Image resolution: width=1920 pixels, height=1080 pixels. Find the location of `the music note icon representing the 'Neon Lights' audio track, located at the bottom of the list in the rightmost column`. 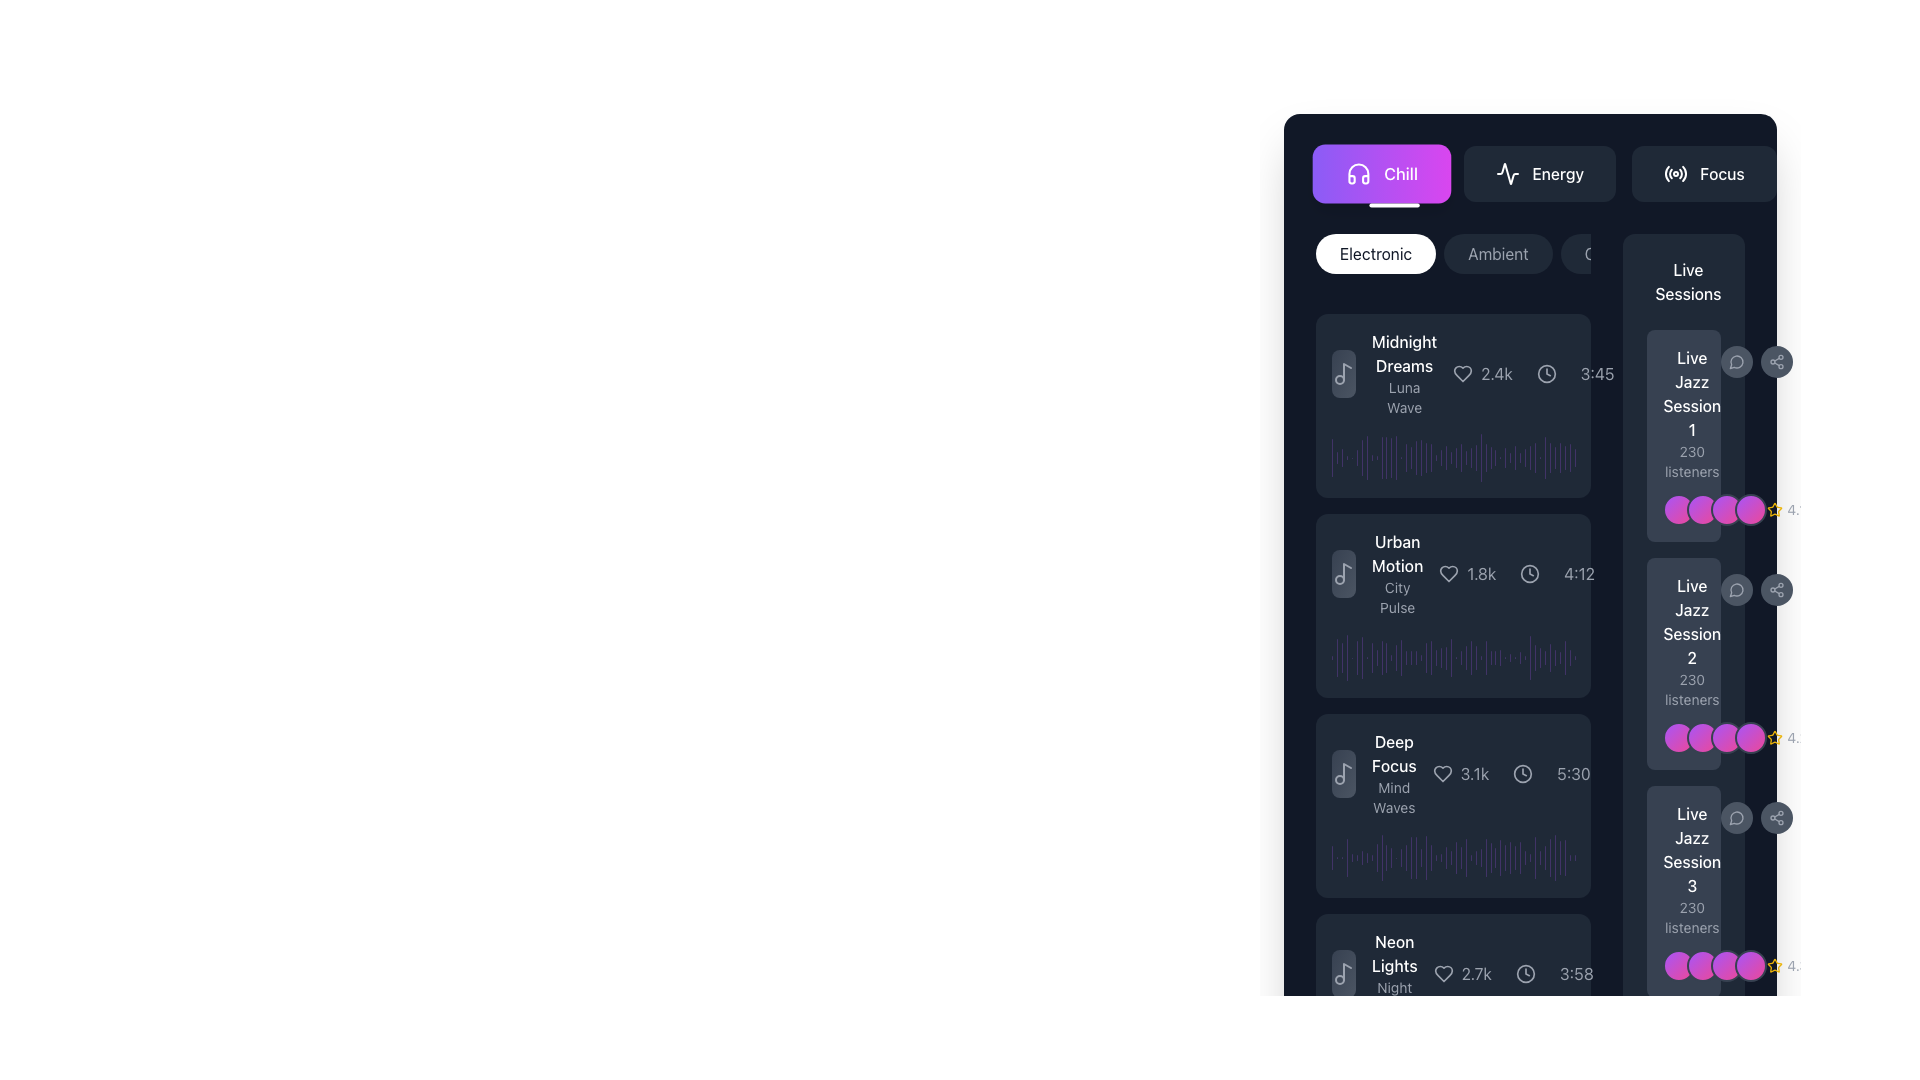

the music note icon representing the 'Neon Lights' audio track, located at the bottom of the list in the rightmost column is located at coordinates (1344, 973).